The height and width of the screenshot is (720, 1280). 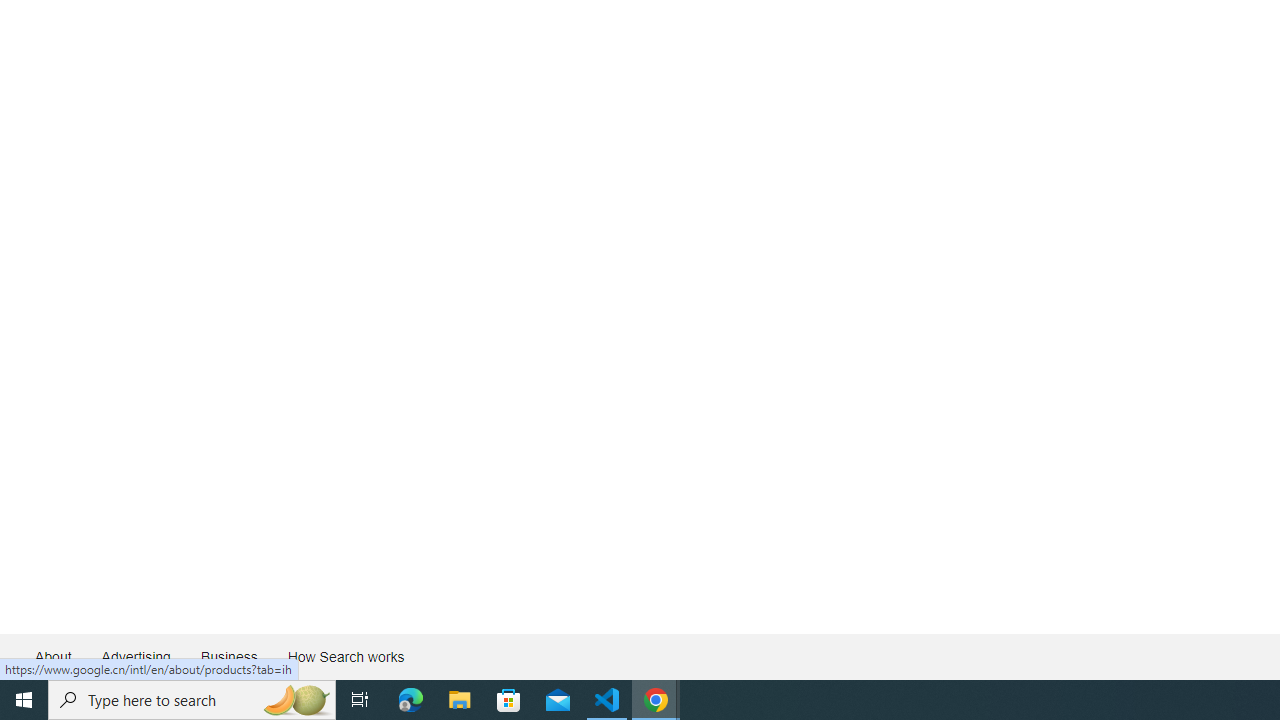 What do you see at coordinates (53, 657) in the screenshot?
I see `'About'` at bounding box center [53, 657].